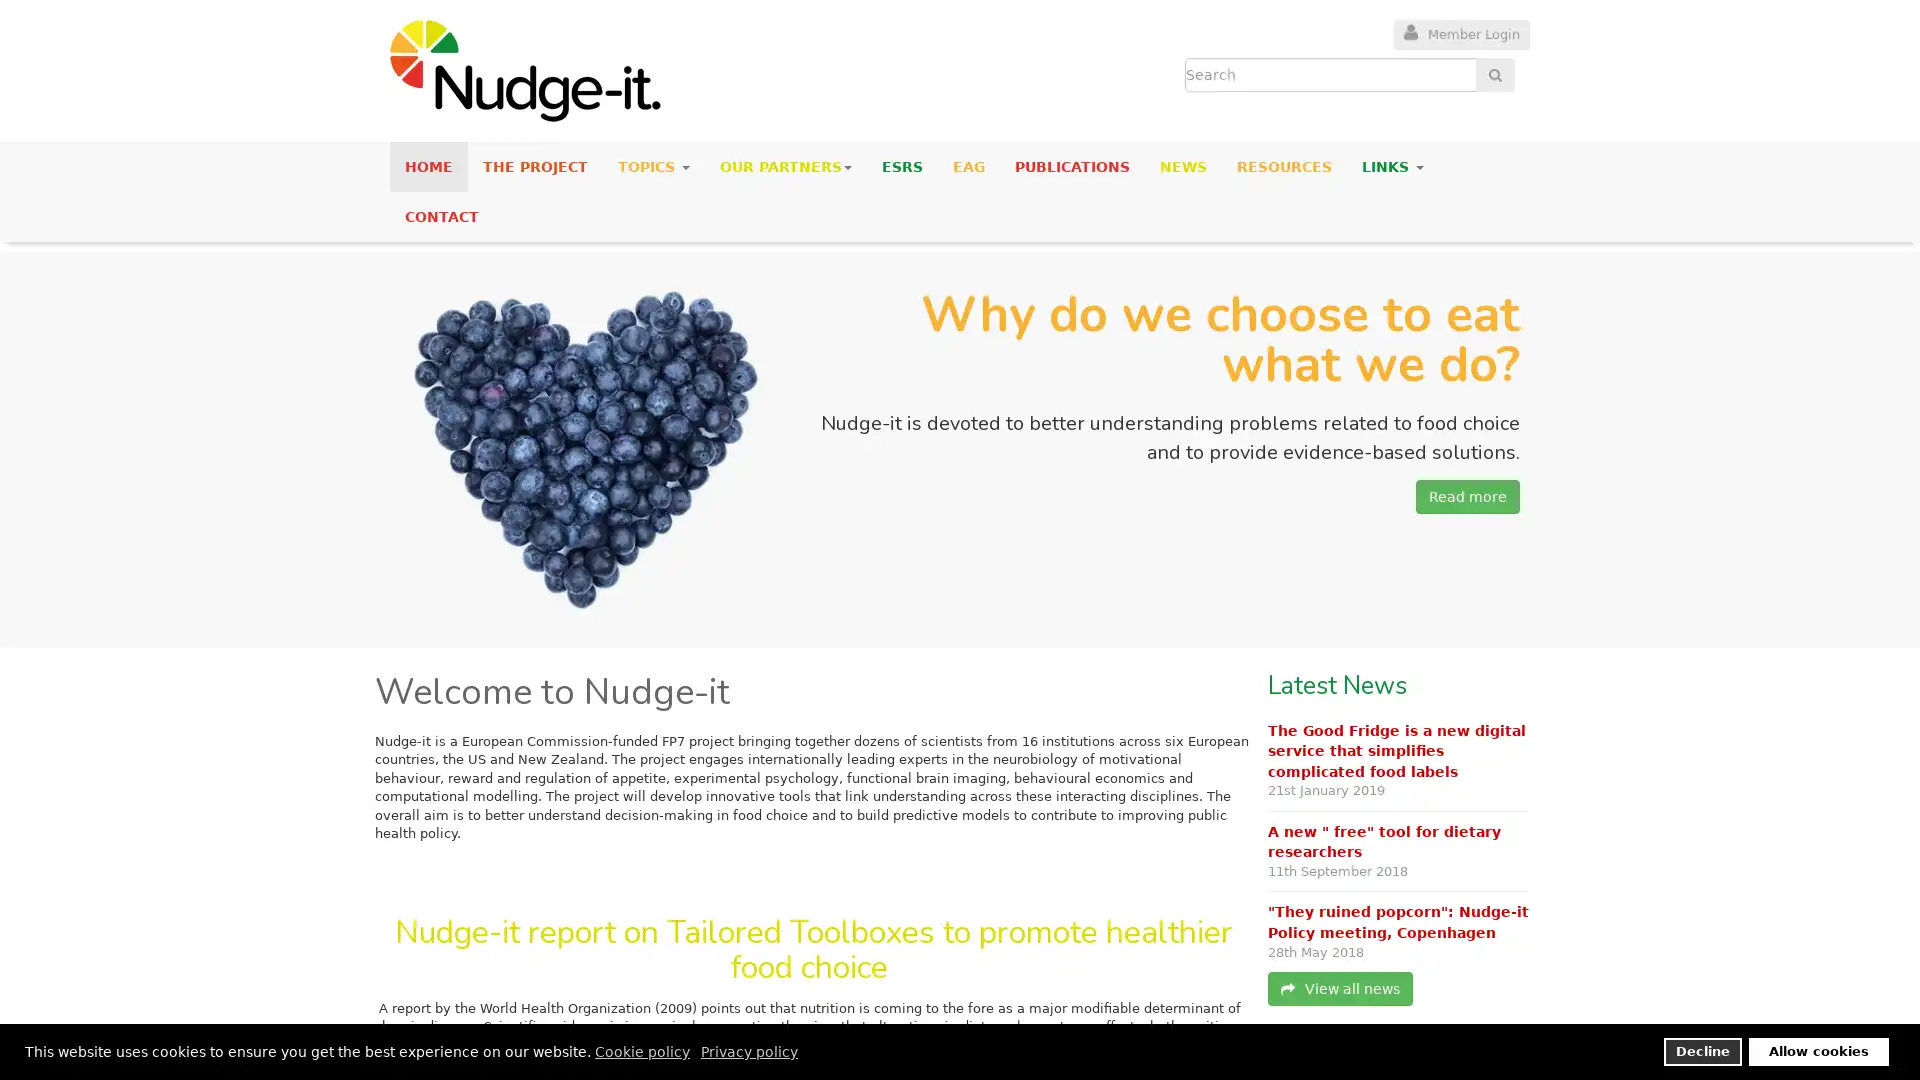 The image size is (1920, 1080). I want to click on cookie policy, so click(643, 1050).